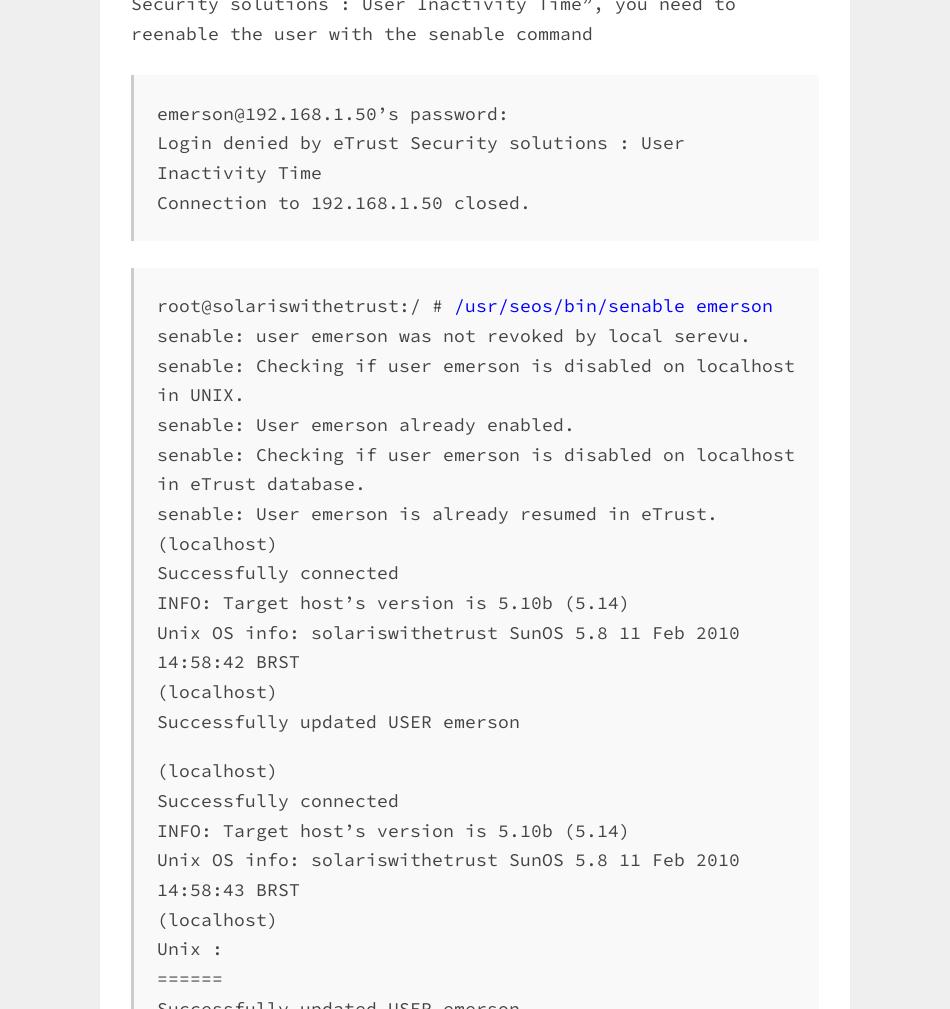 This screenshot has height=1009, width=950. What do you see at coordinates (613, 304) in the screenshot?
I see `'/usr/seos/bin/senable emerson'` at bounding box center [613, 304].